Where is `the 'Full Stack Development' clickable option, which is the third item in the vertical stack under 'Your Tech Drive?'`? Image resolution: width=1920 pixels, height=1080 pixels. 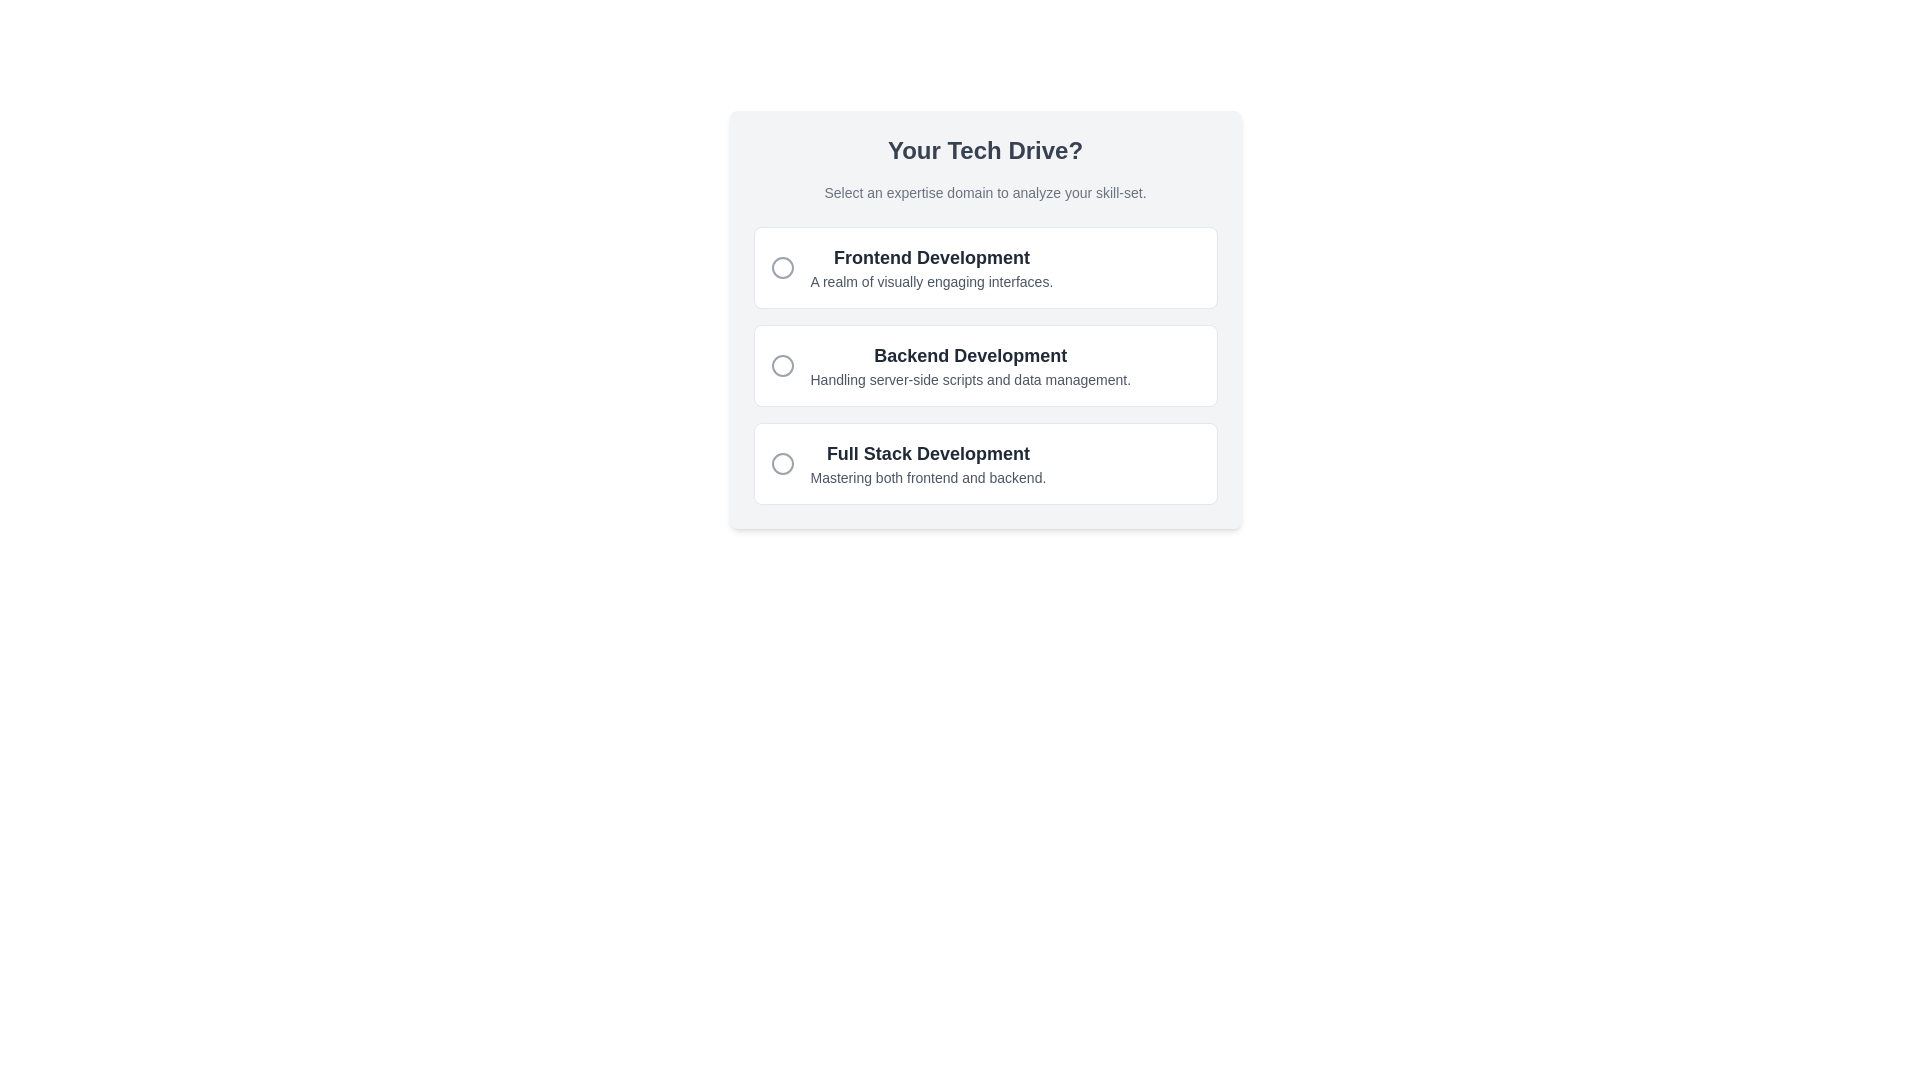 the 'Full Stack Development' clickable option, which is the third item in the vertical stack under 'Your Tech Drive?' is located at coordinates (927, 463).